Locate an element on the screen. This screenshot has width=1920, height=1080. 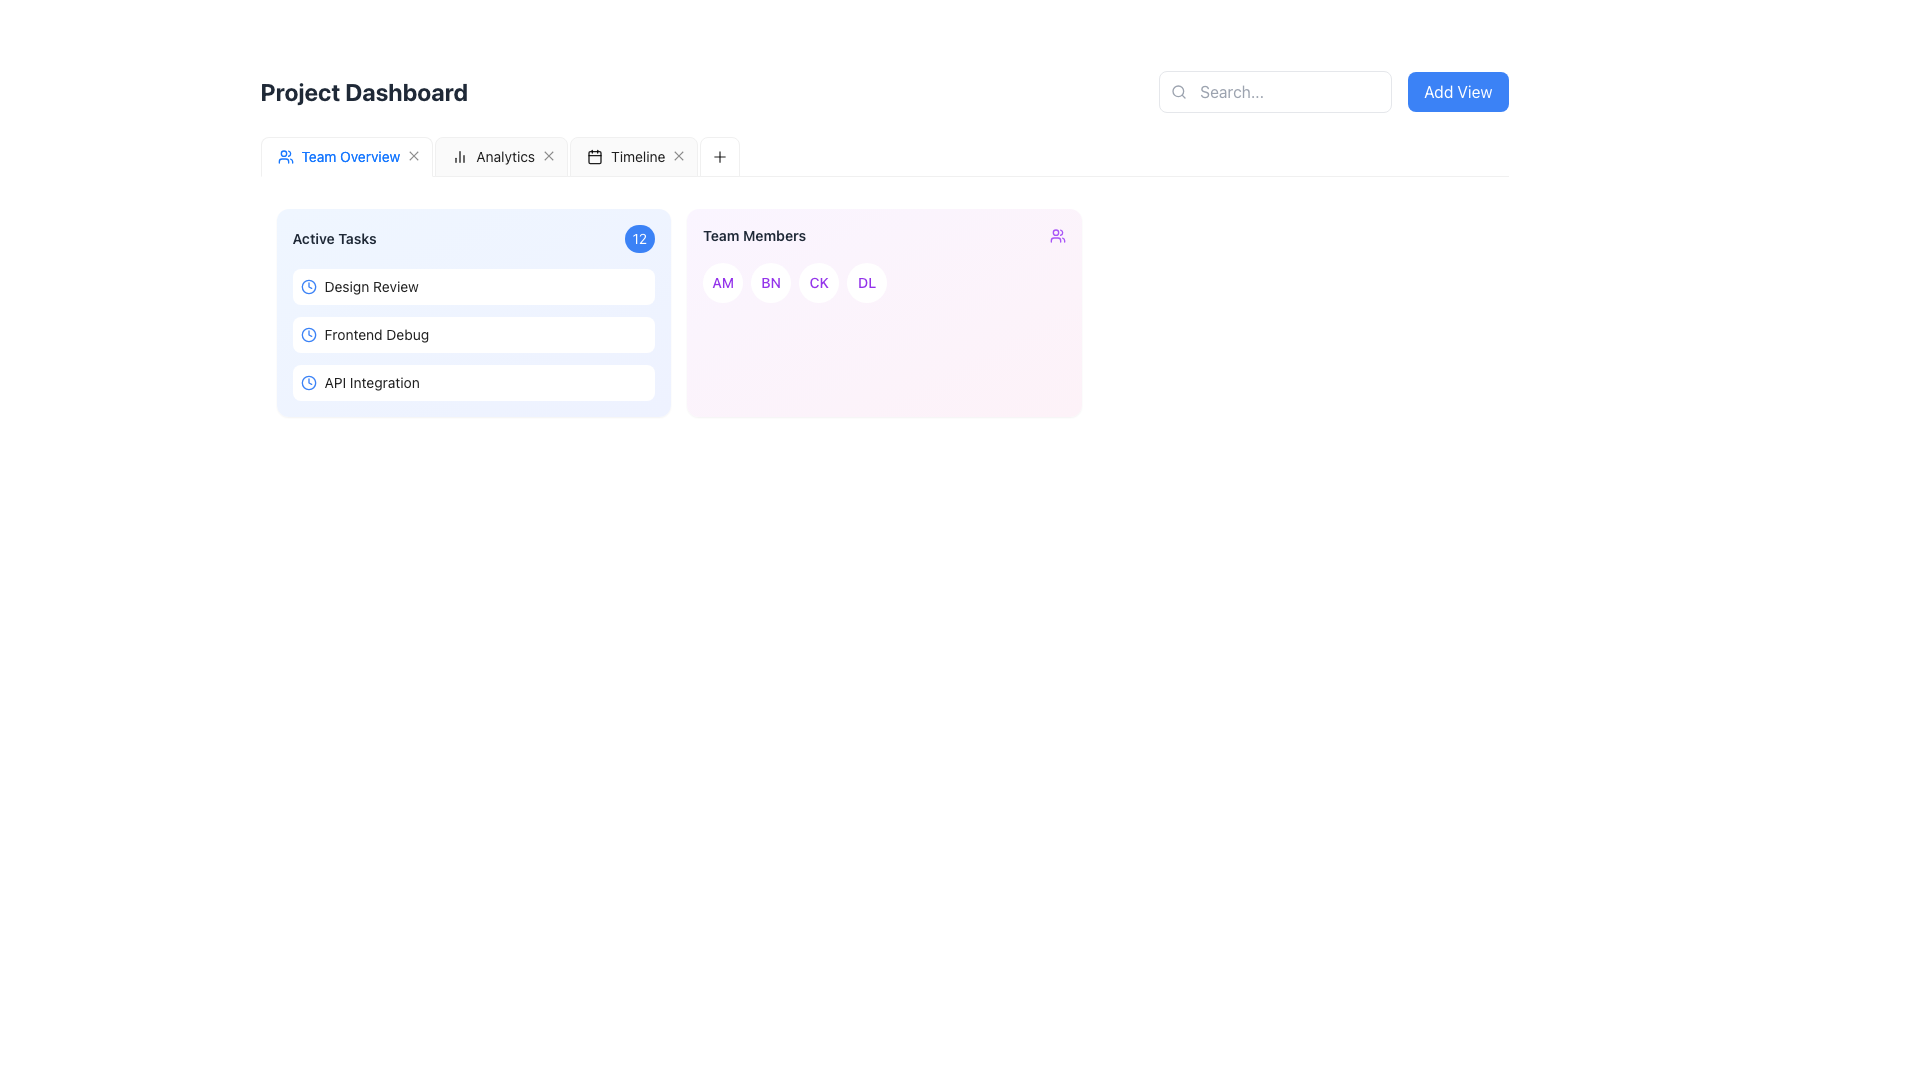
the Circular Outline Graphic that serves as a visual indicator within the 'Frontend Debug' task row in the 'Active Tasks' panel is located at coordinates (307, 334).